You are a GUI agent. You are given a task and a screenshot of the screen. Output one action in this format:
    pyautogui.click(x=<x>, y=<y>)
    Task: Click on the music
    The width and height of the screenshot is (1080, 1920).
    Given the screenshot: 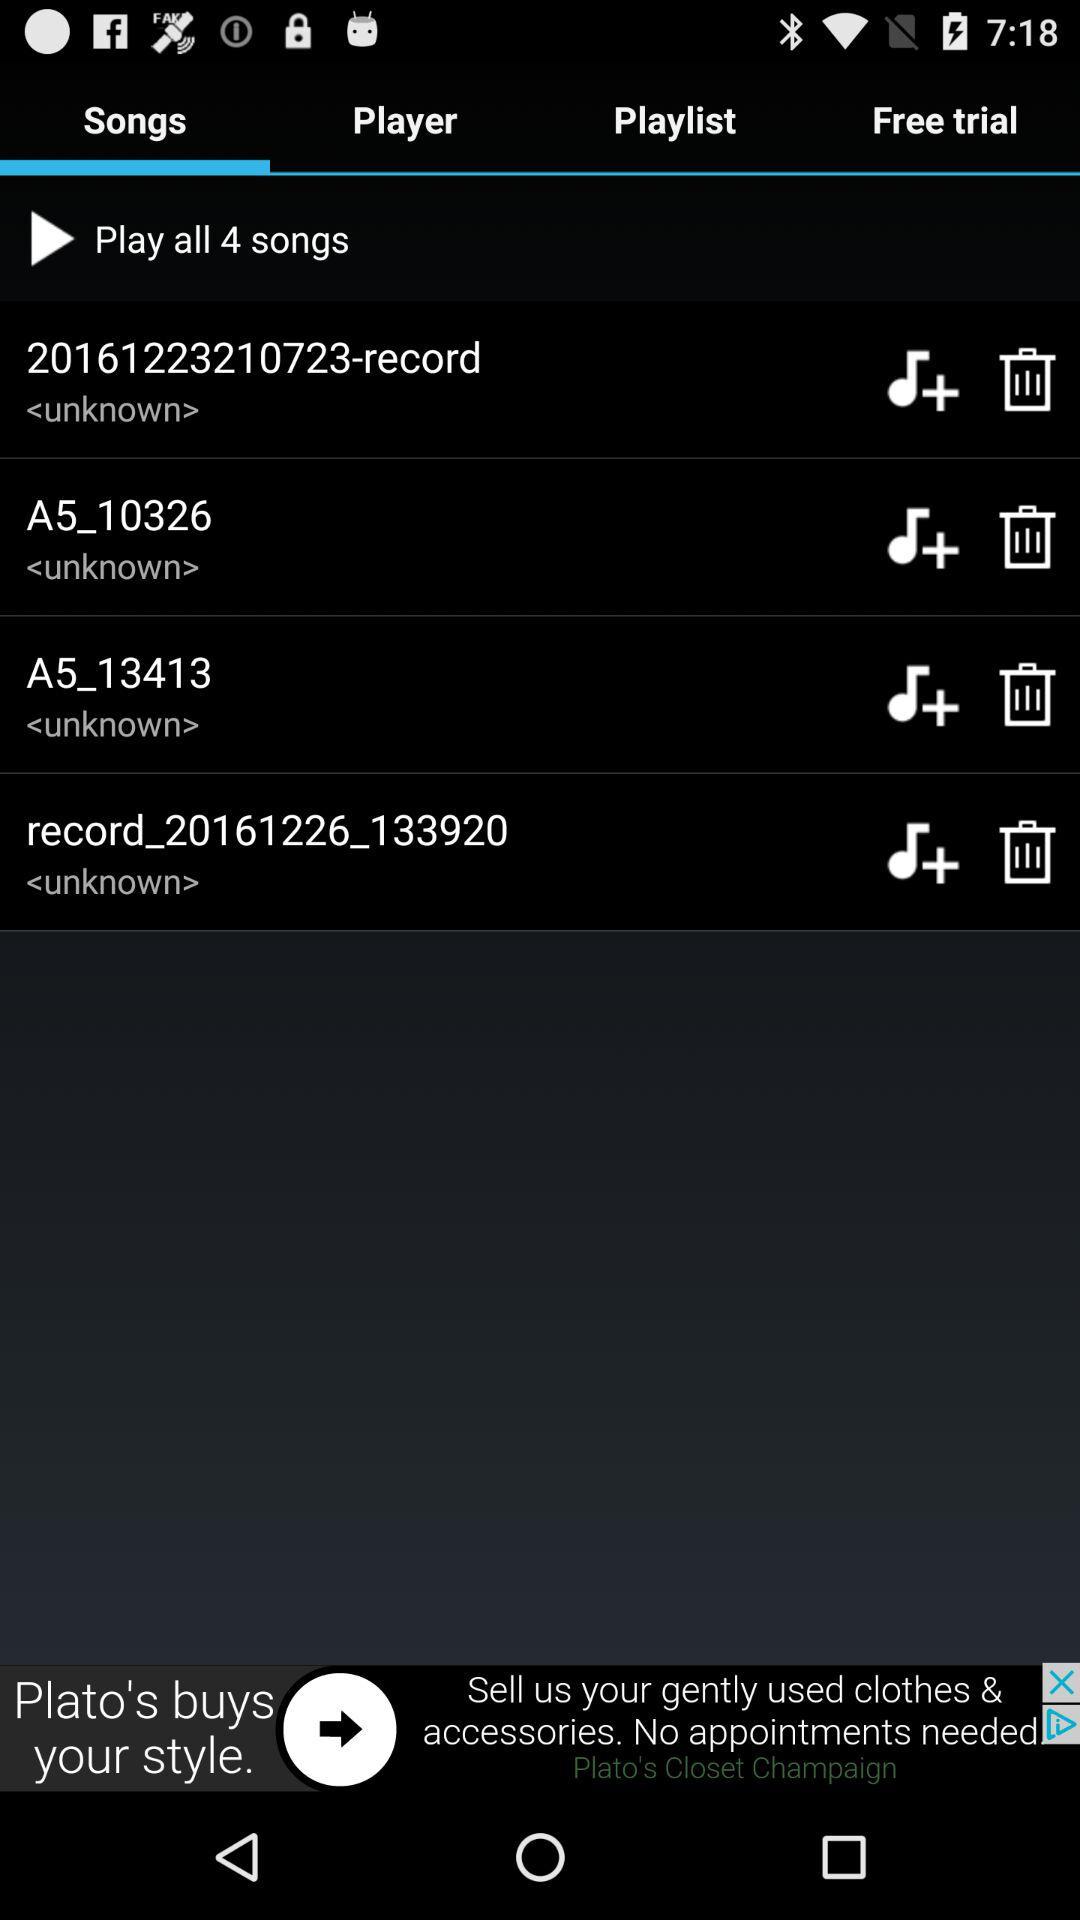 What is the action you would take?
    pyautogui.click(x=922, y=379)
    